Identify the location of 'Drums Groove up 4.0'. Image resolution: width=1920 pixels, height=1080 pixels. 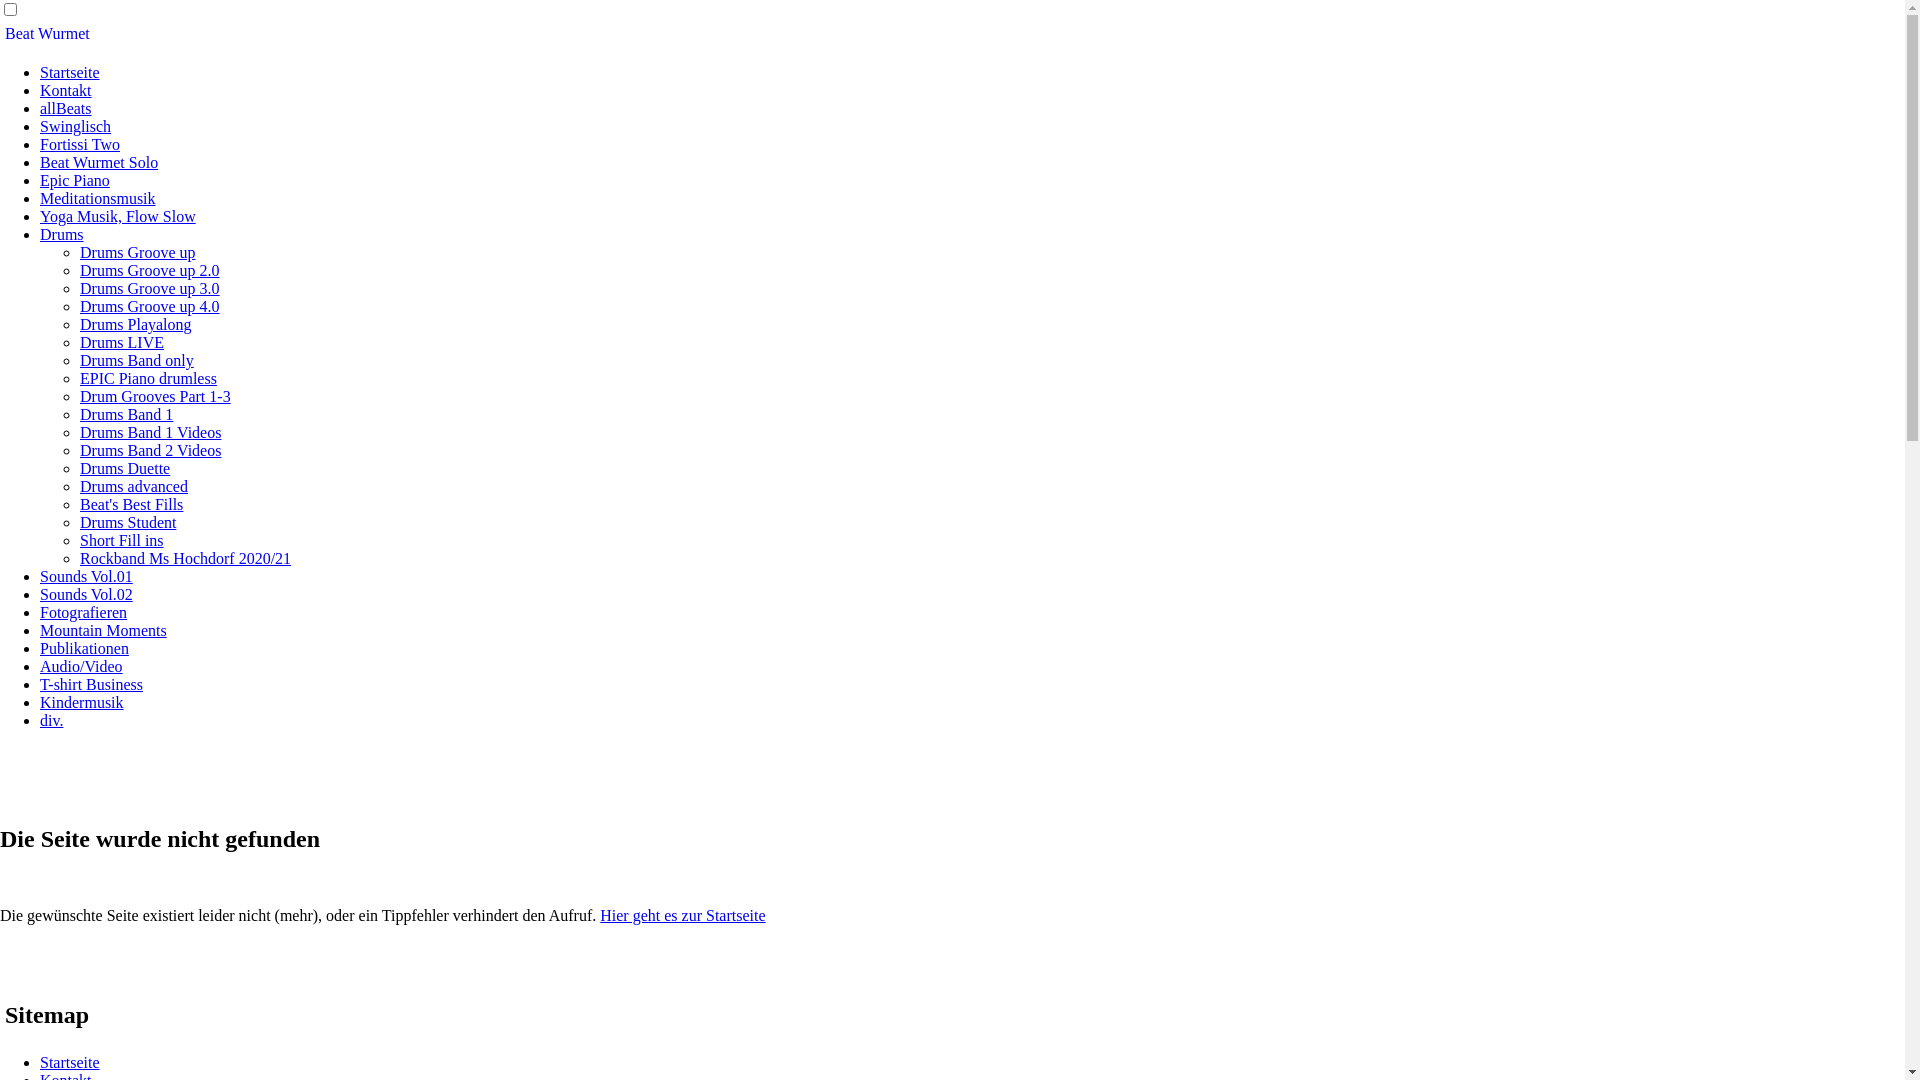
(148, 306).